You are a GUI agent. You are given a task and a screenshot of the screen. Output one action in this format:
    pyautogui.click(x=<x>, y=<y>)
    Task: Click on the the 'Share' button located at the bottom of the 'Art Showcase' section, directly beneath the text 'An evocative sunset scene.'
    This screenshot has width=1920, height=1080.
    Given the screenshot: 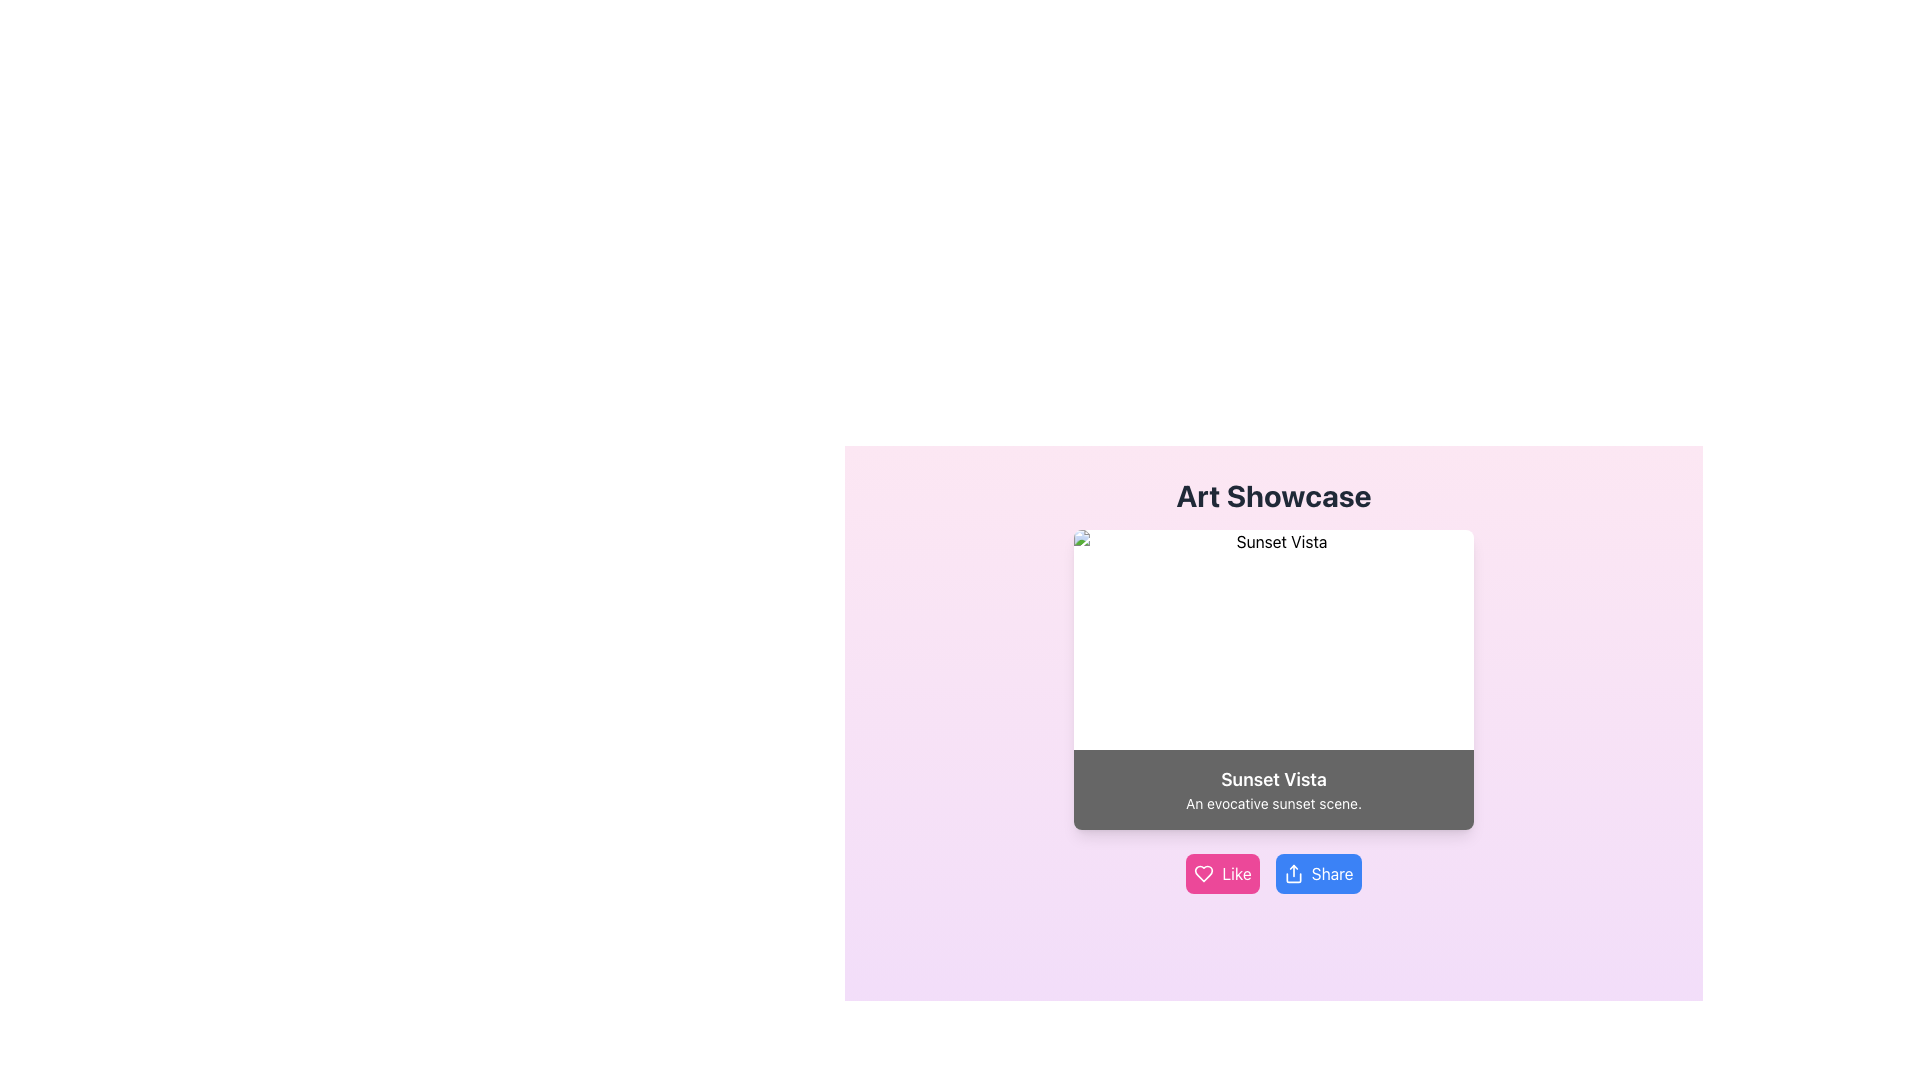 What is the action you would take?
    pyautogui.click(x=1272, y=873)
    